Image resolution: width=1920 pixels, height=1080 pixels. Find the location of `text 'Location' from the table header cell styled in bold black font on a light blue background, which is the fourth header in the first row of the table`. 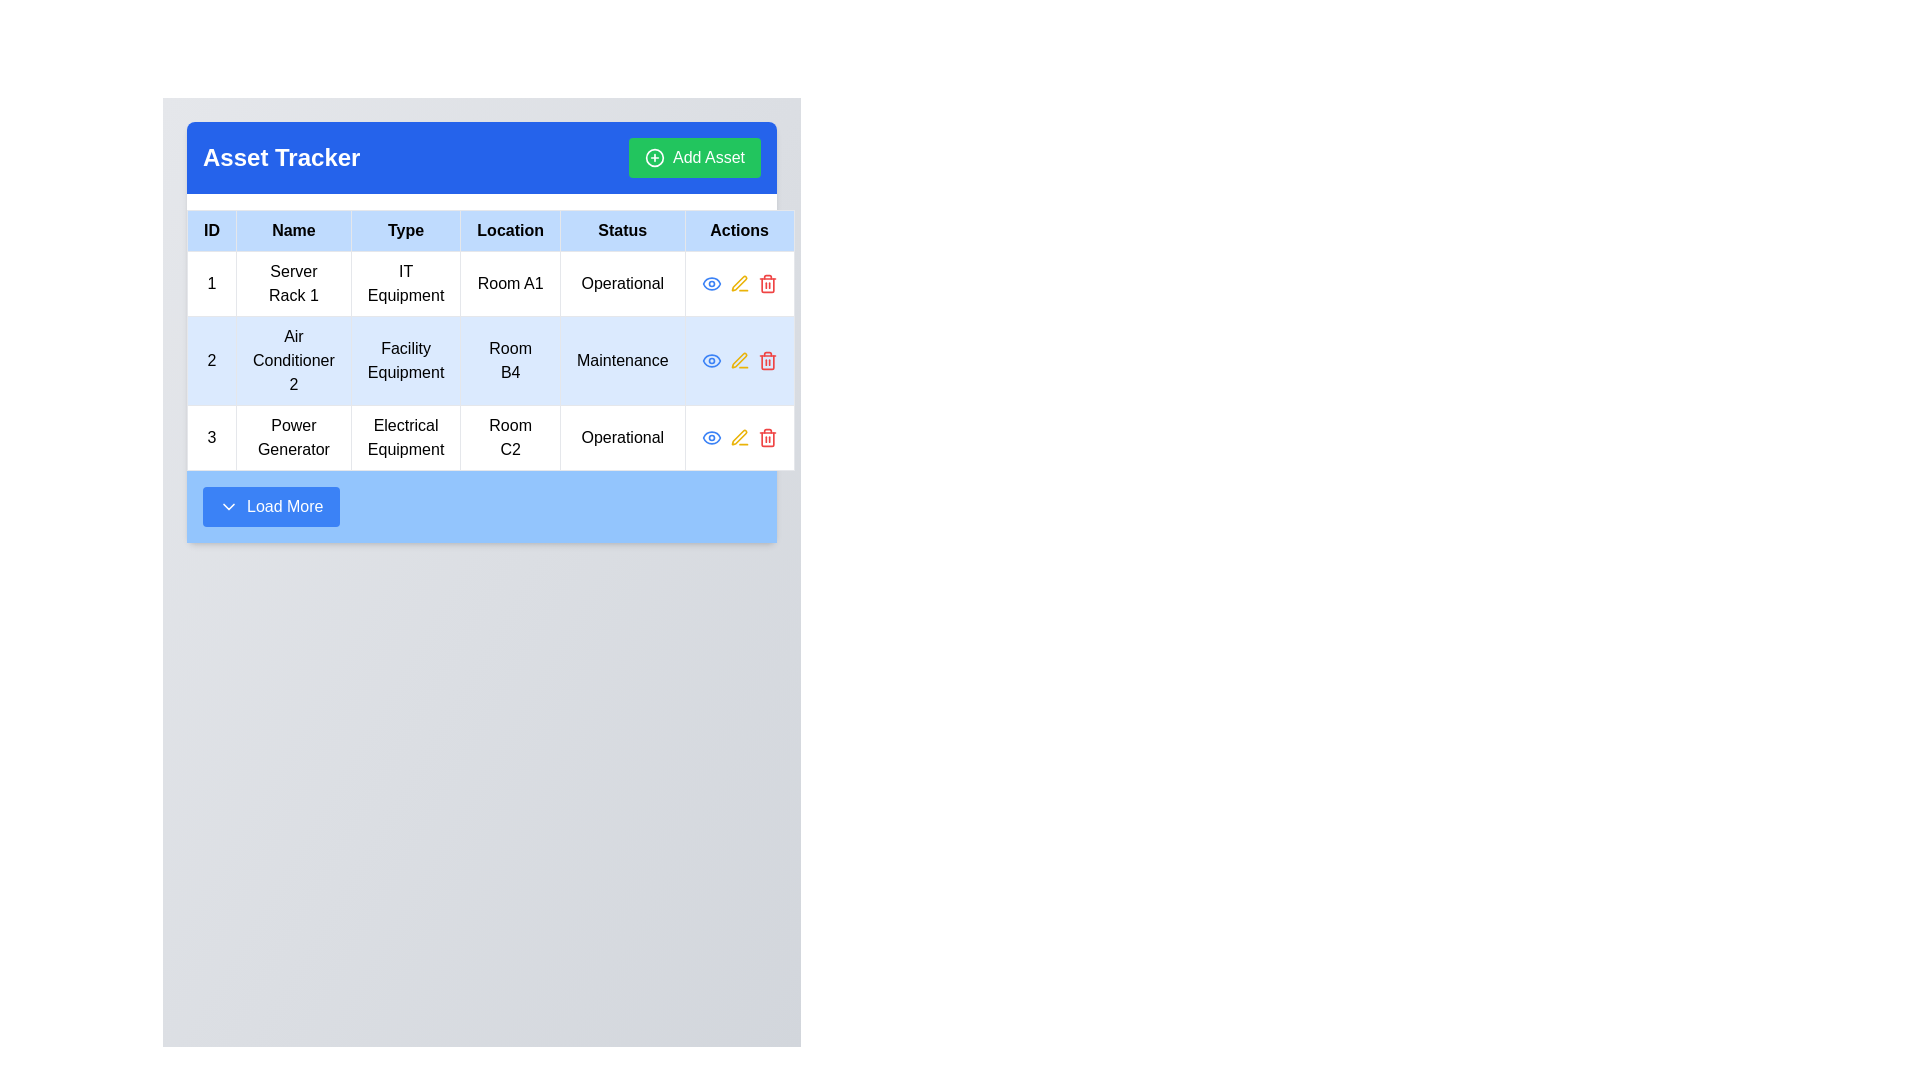

text 'Location' from the table header cell styled in bold black font on a light blue background, which is the fourth header in the first row of the table is located at coordinates (510, 230).